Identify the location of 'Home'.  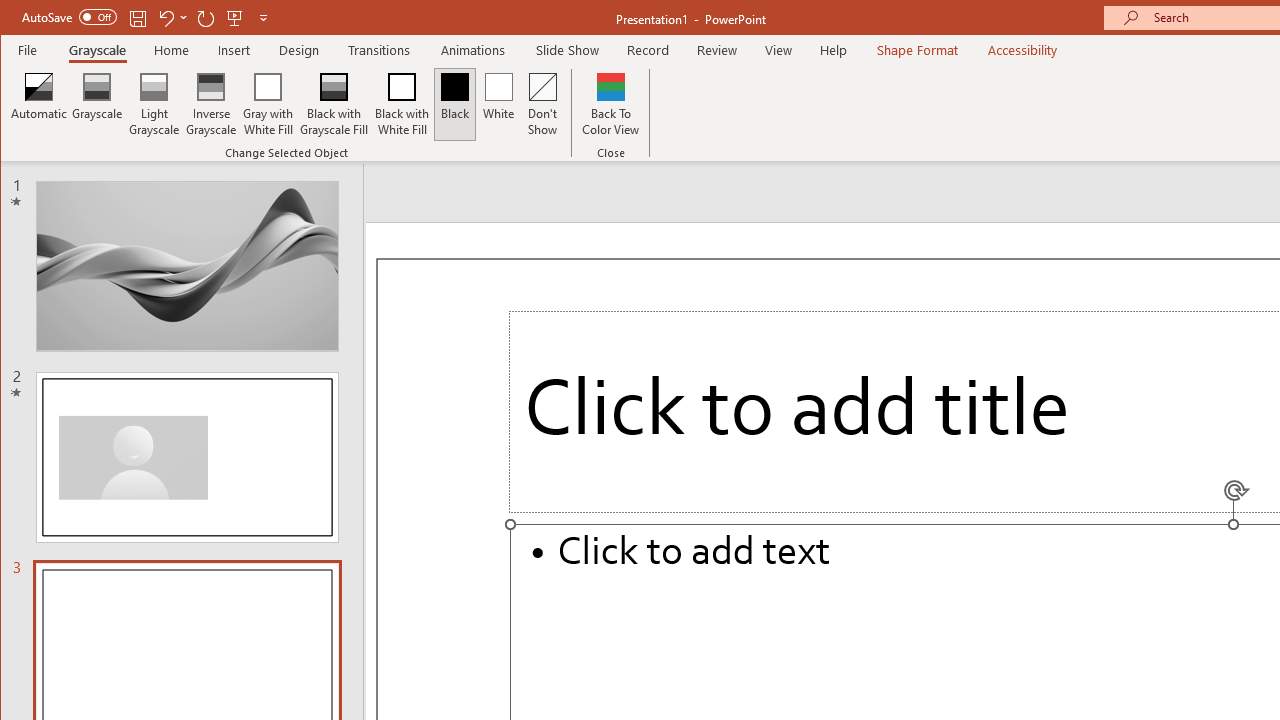
(171, 49).